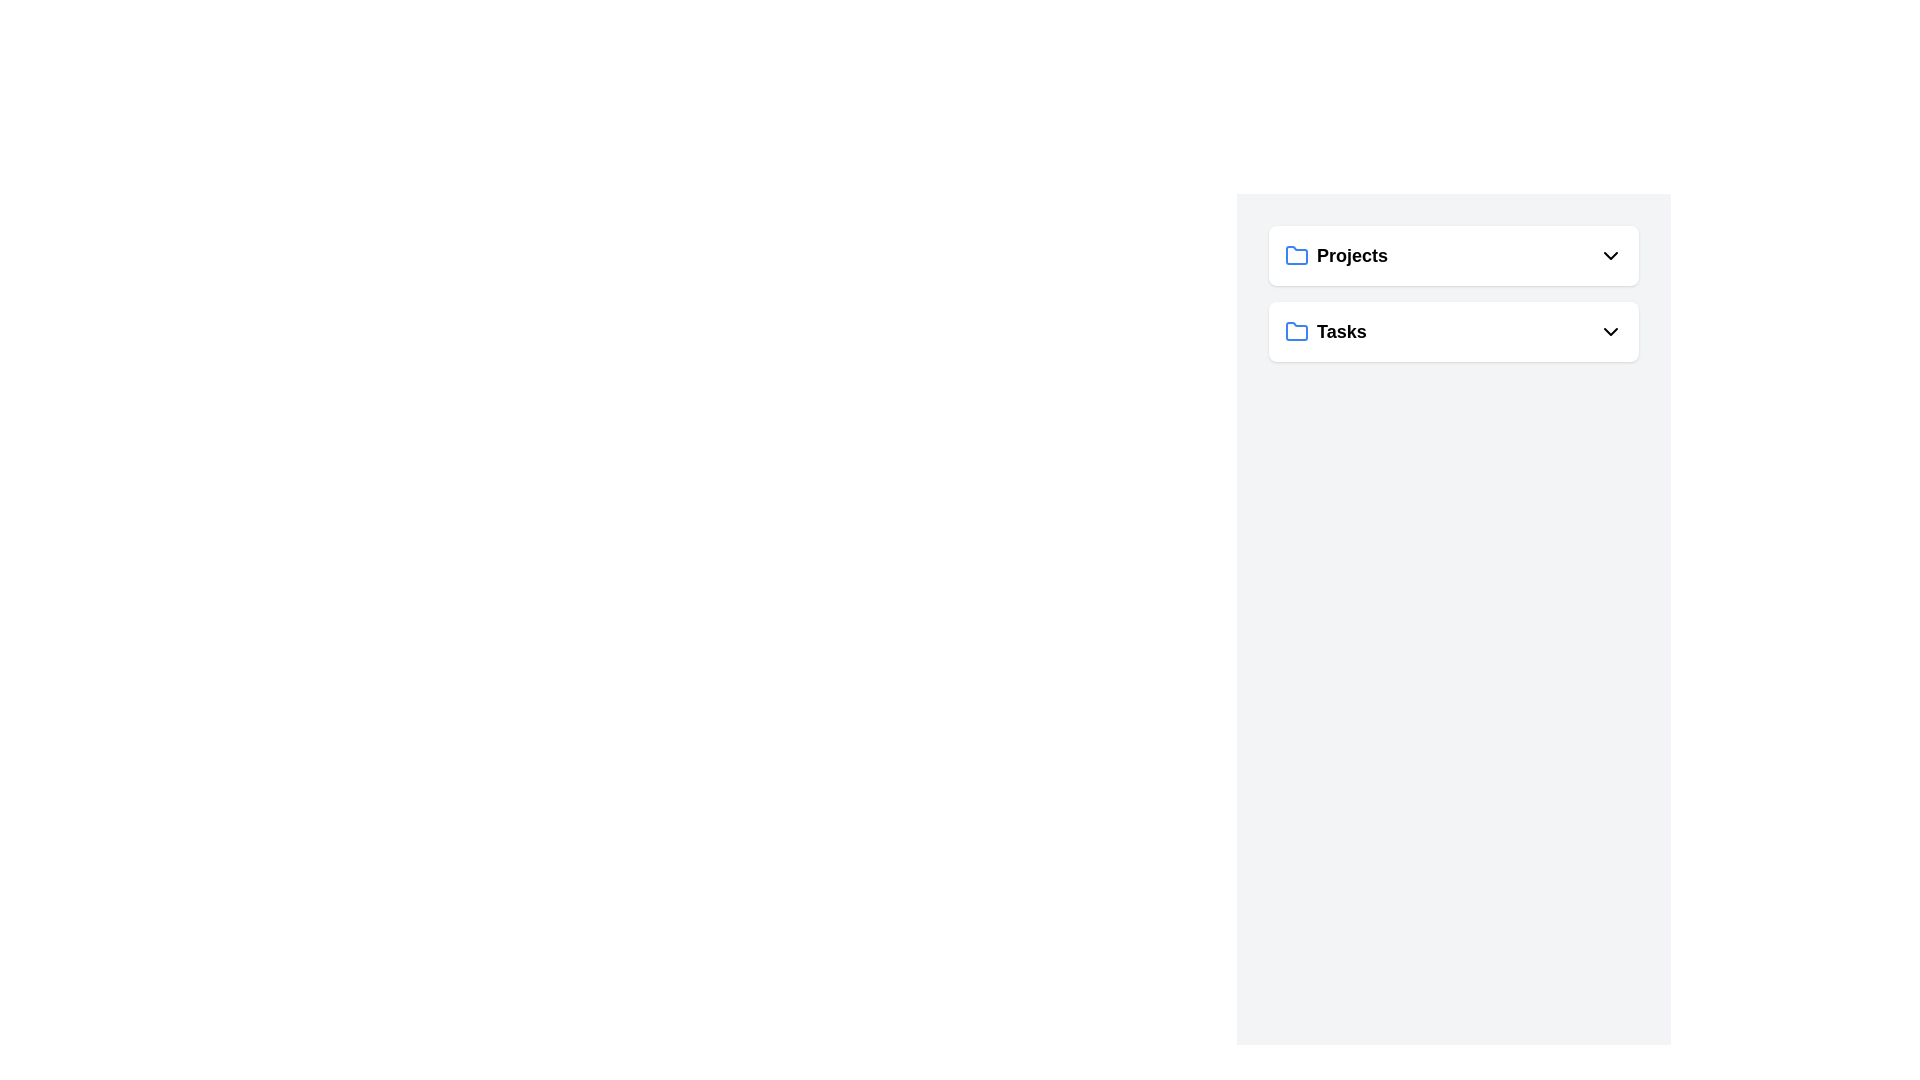  What do you see at coordinates (1296, 254) in the screenshot?
I see `the decorative folder SVG icon representing the 'Projects' section, located to the left of the text 'Projects'` at bounding box center [1296, 254].